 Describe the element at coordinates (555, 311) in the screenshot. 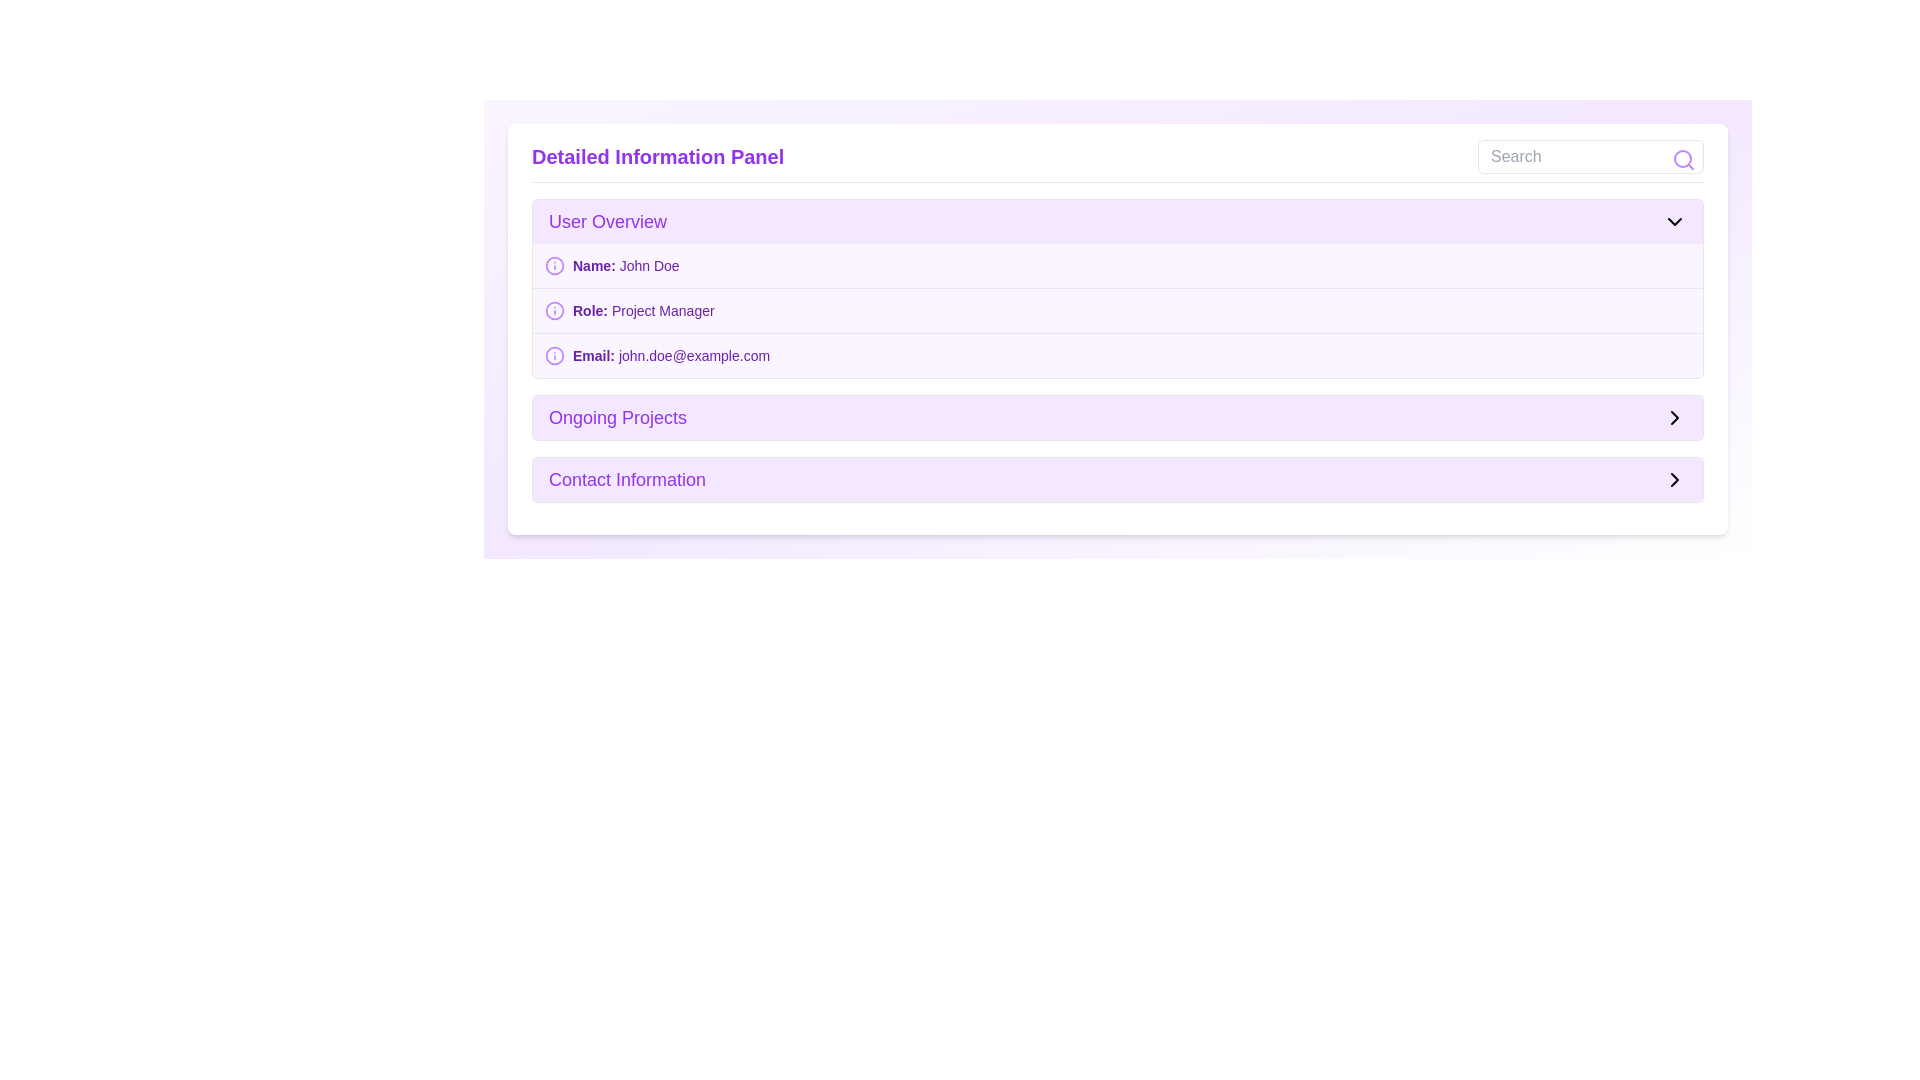

I see `the circular informational icon with a purple outline located to the left of the text 'Role: Project Manager' in the User Overview section` at that location.